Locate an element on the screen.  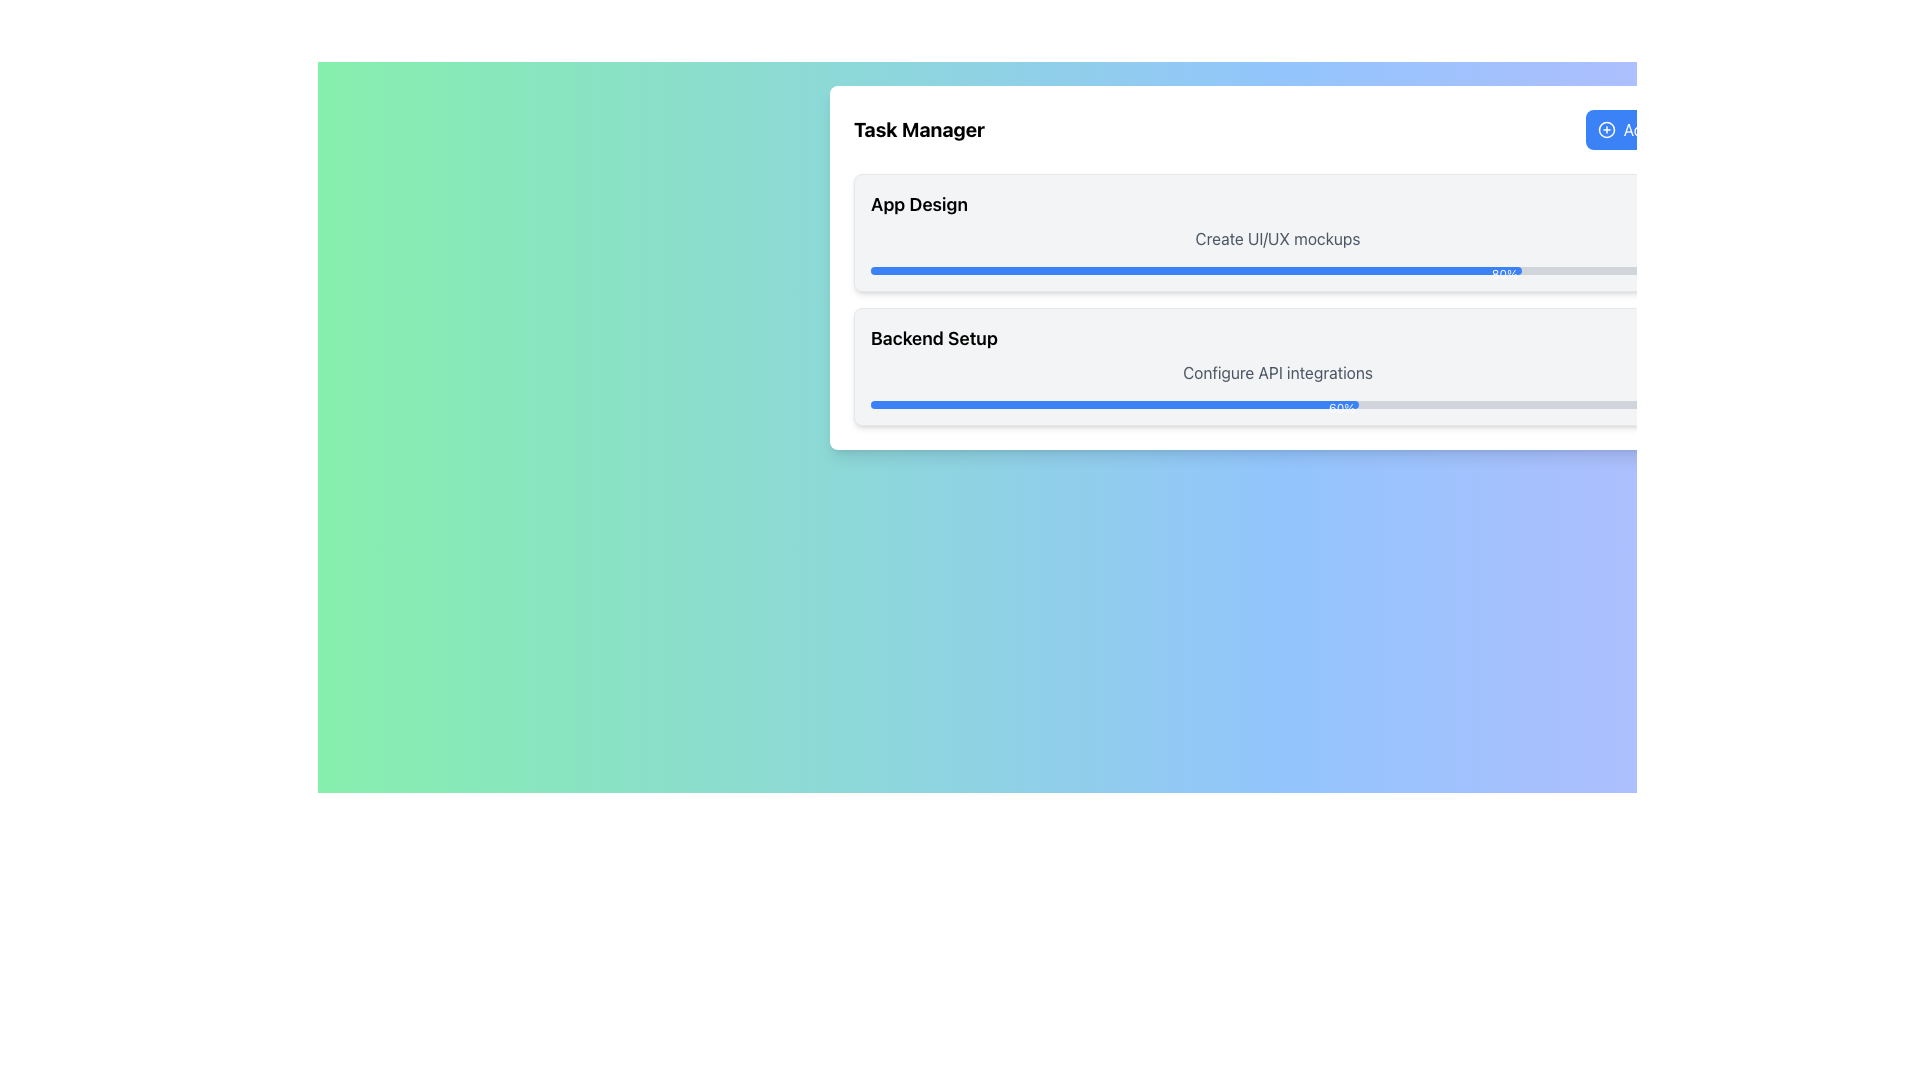
the blue filled progress bar indicating 60% completion located under the 'Backend Setup' section in the second card of the UI is located at coordinates (1114, 405).